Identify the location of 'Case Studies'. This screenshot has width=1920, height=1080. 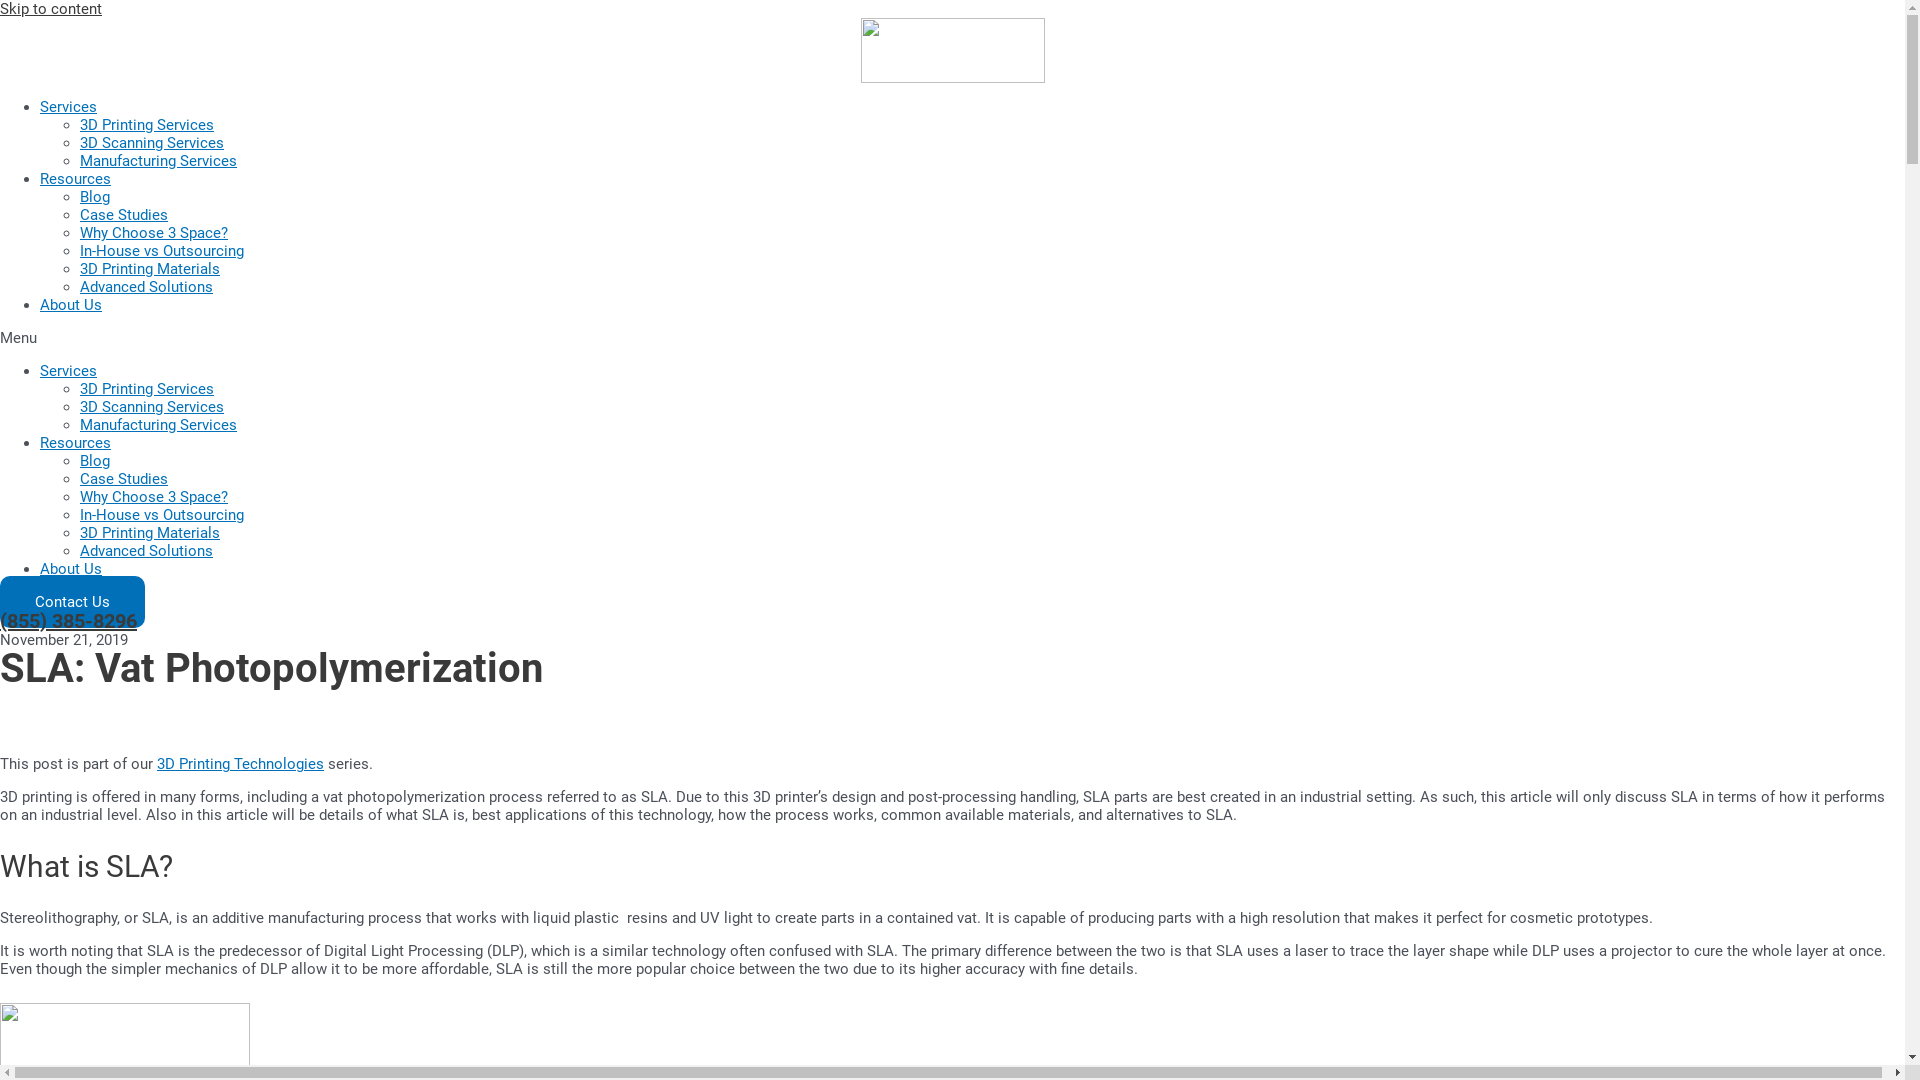
(123, 478).